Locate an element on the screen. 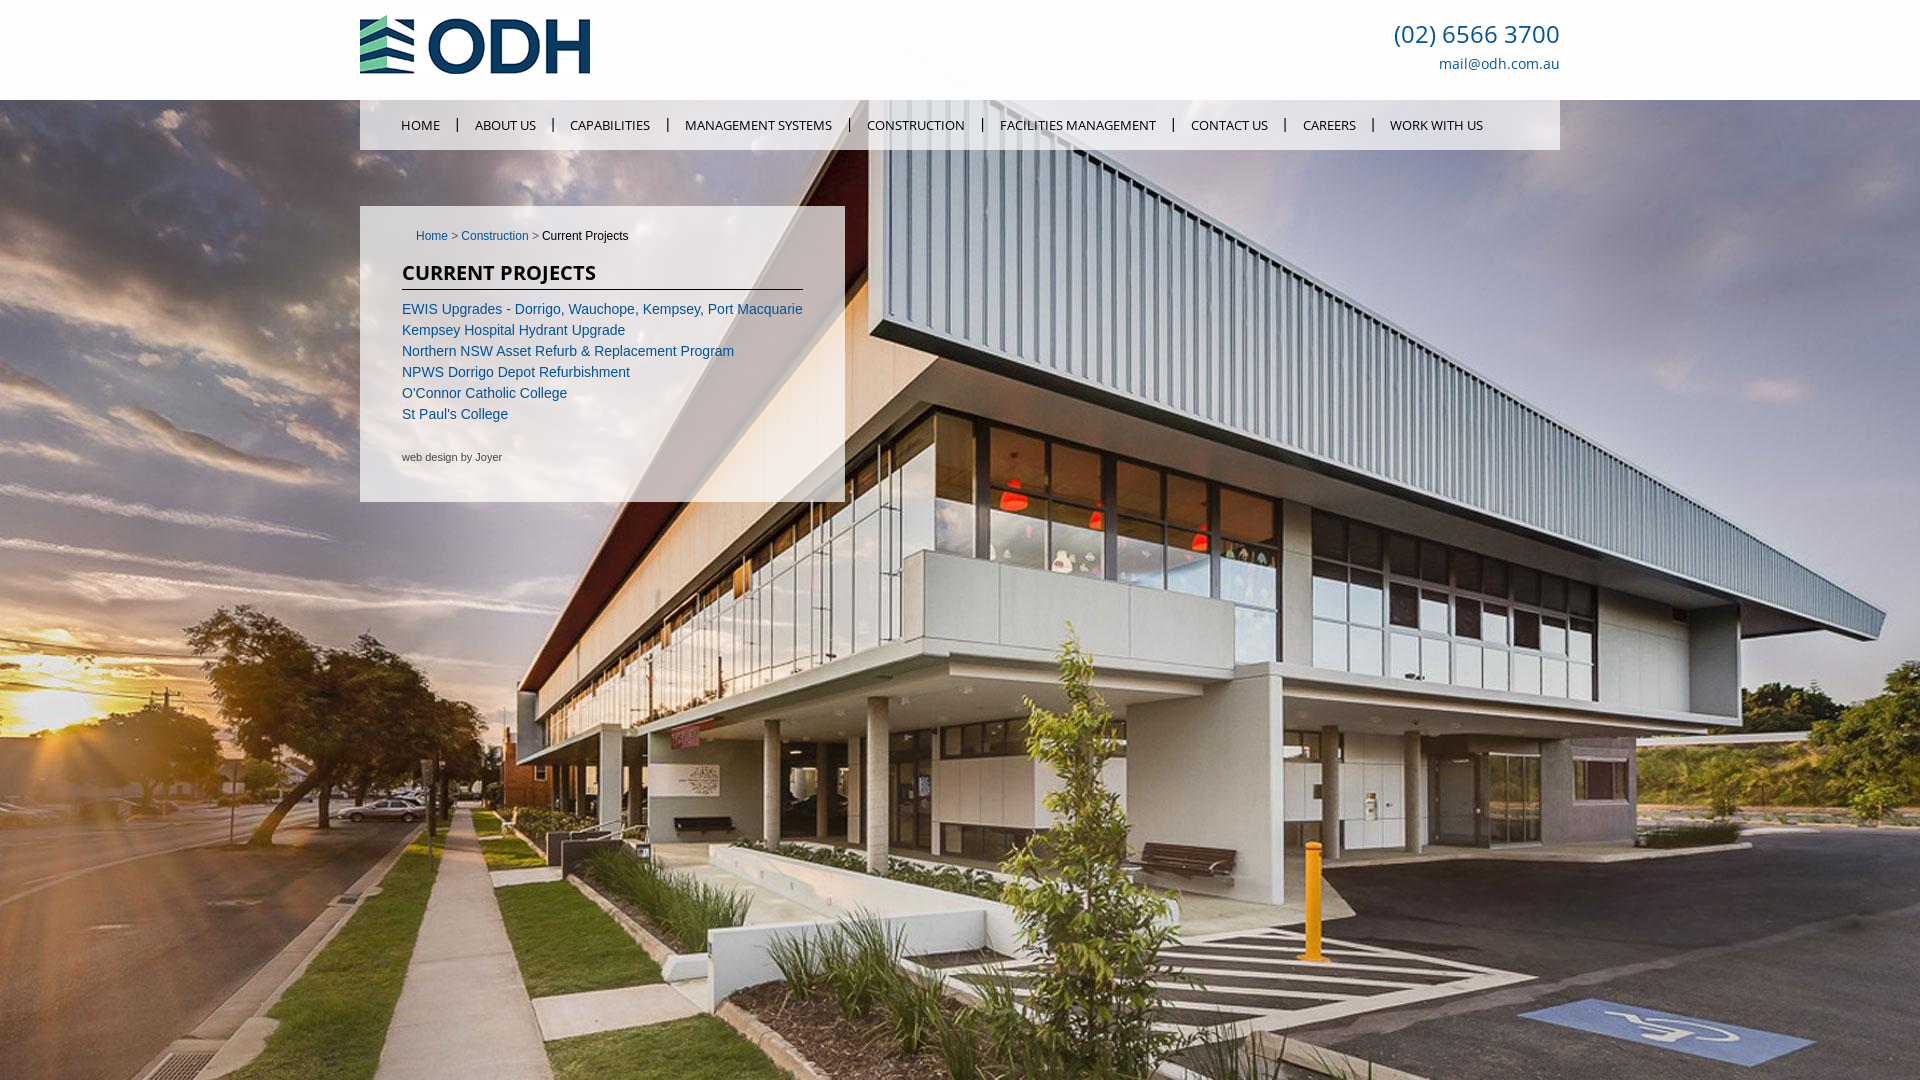 Image resolution: width=1920 pixels, height=1080 pixels. 'CONSTRUCTION' is located at coordinates (915, 124).